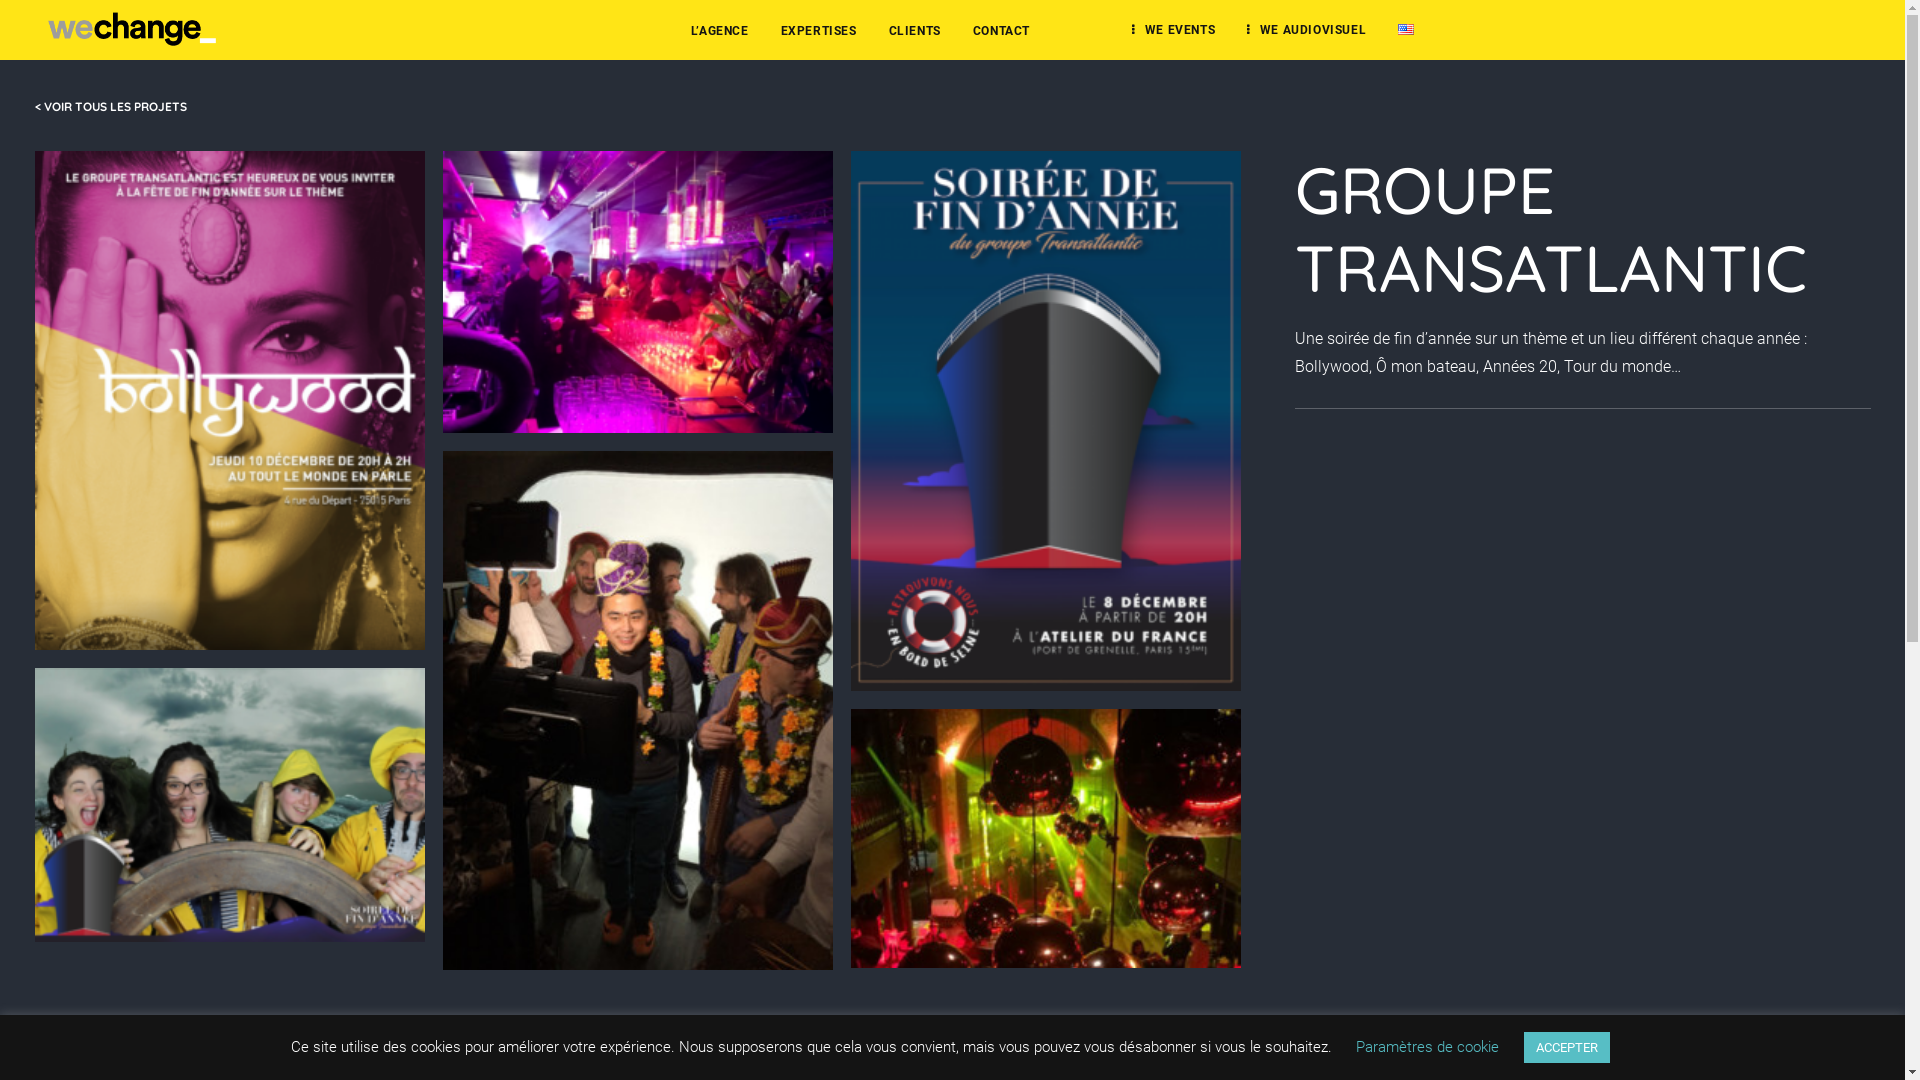 The height and width of the screenshot is (1080, 1920). What do you see at coordinates (1565, 1046) in the screenshot?
I see `'ACCEPTER'` at bounding box center [1565, 1046].